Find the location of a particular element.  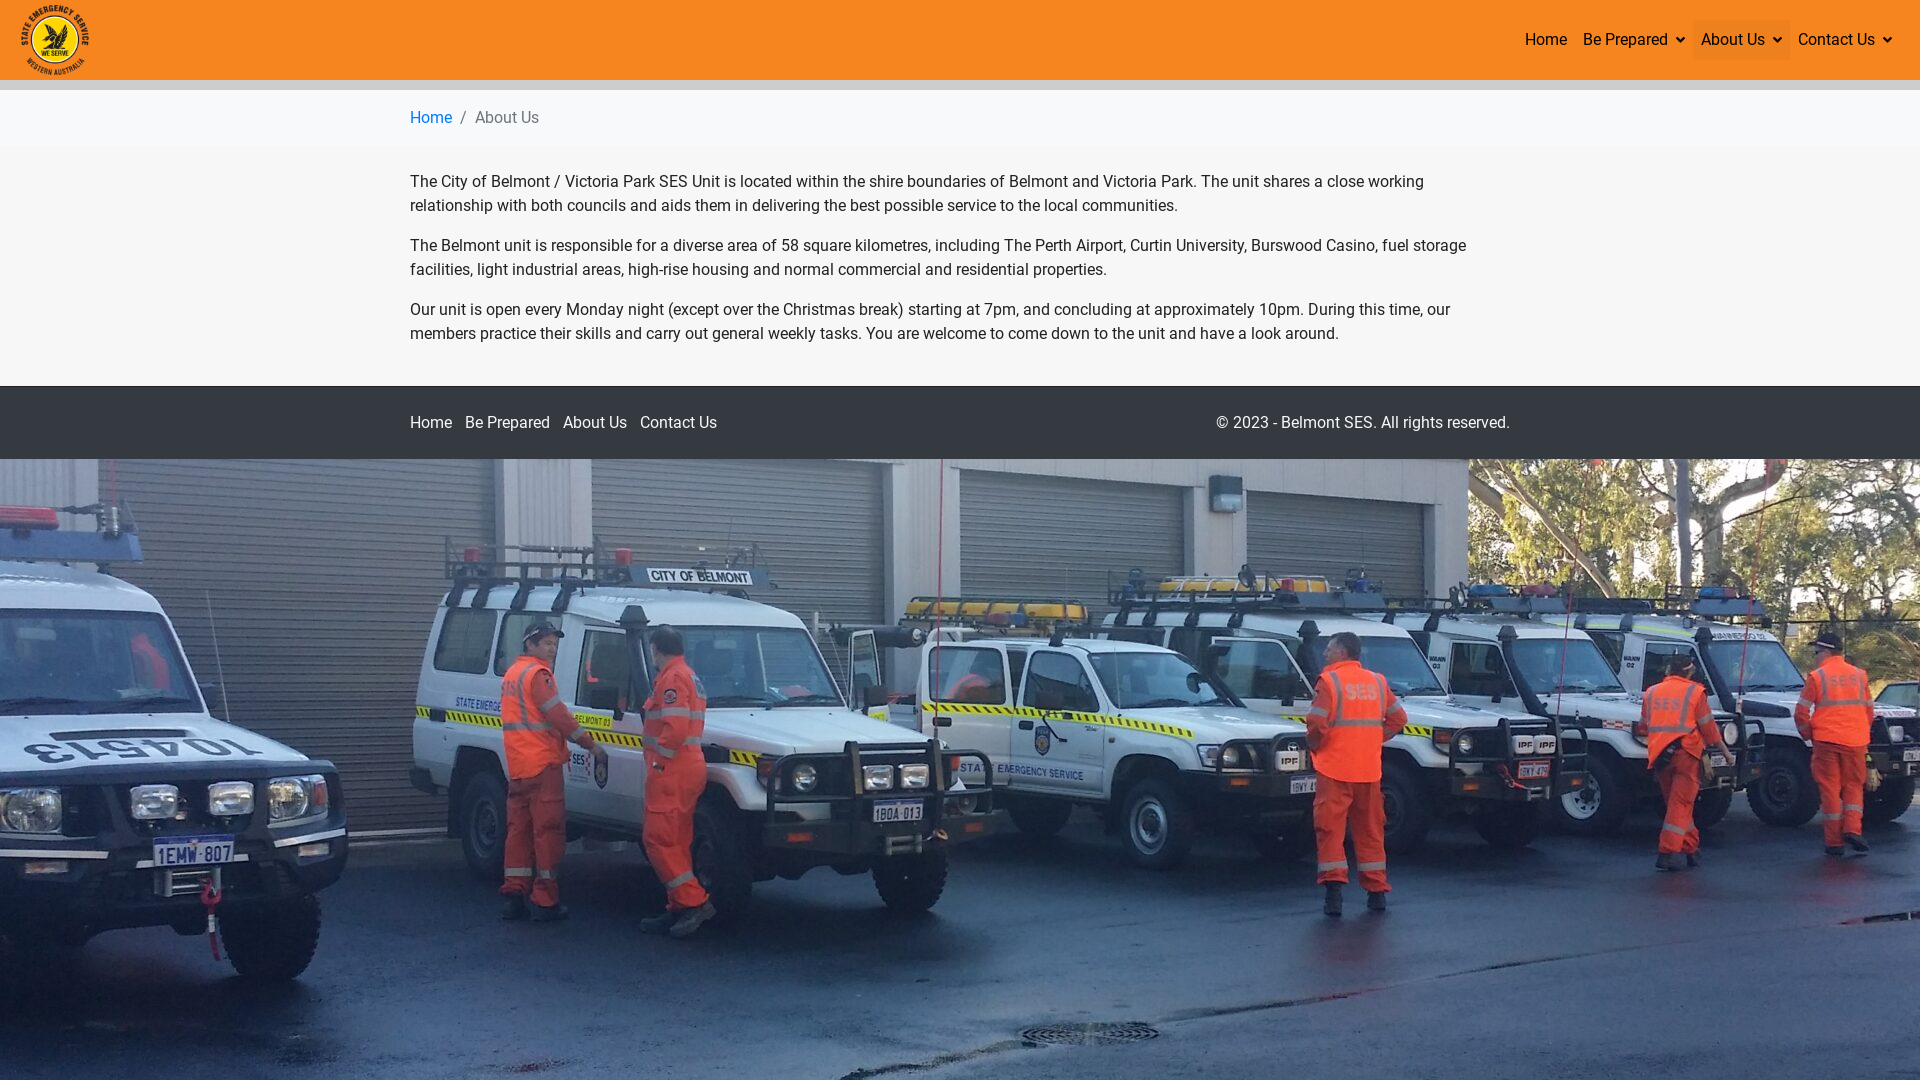

'Contact Us' is located at coordinates (1843, 39).